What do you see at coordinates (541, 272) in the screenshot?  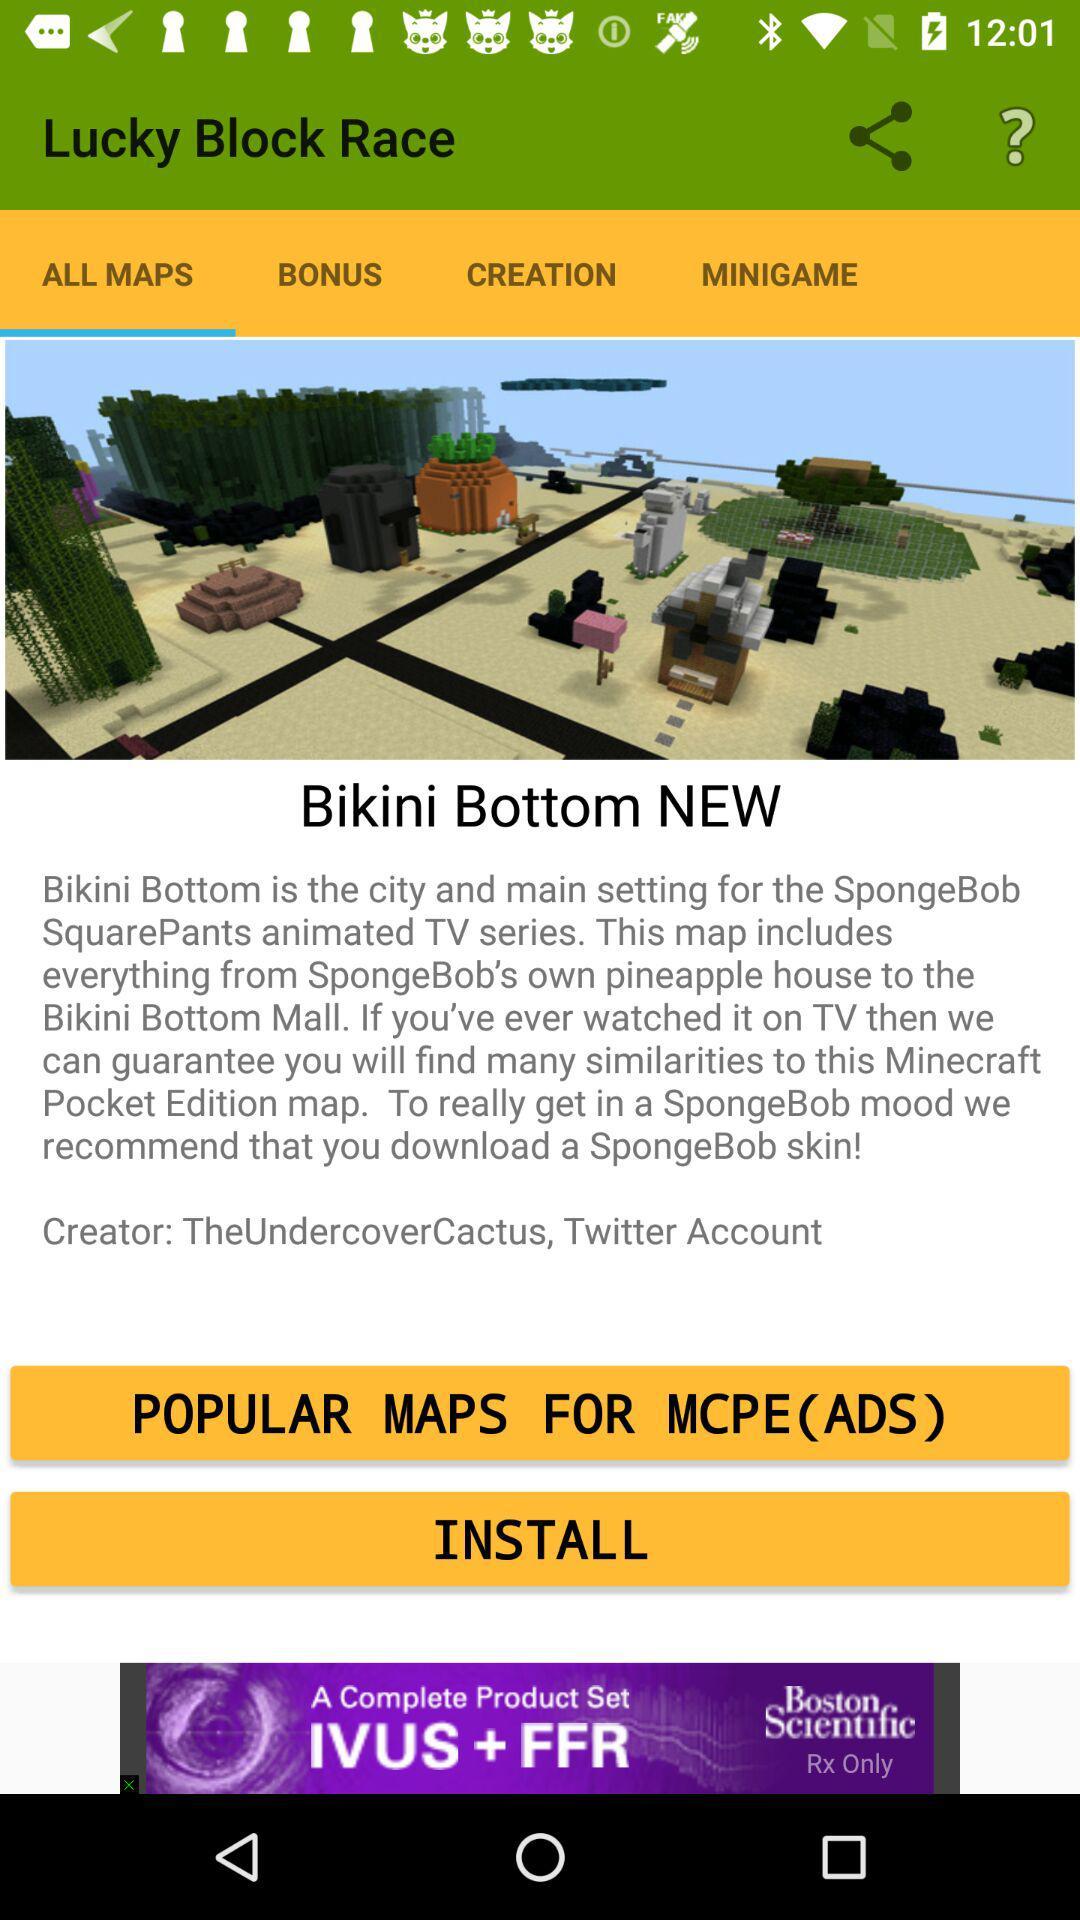 I see `icon to the right of the bonus` at bounding box center [541, 272].